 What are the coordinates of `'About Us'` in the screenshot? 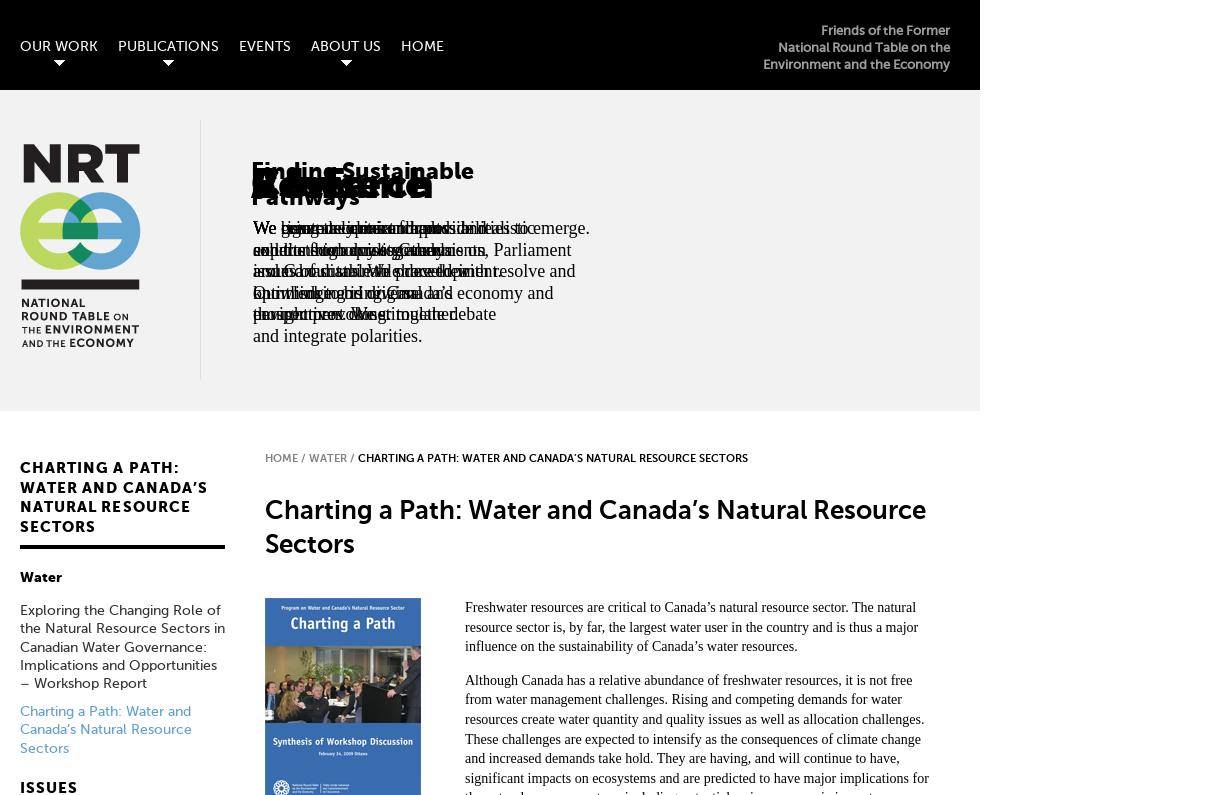 It's located at (345, 46).